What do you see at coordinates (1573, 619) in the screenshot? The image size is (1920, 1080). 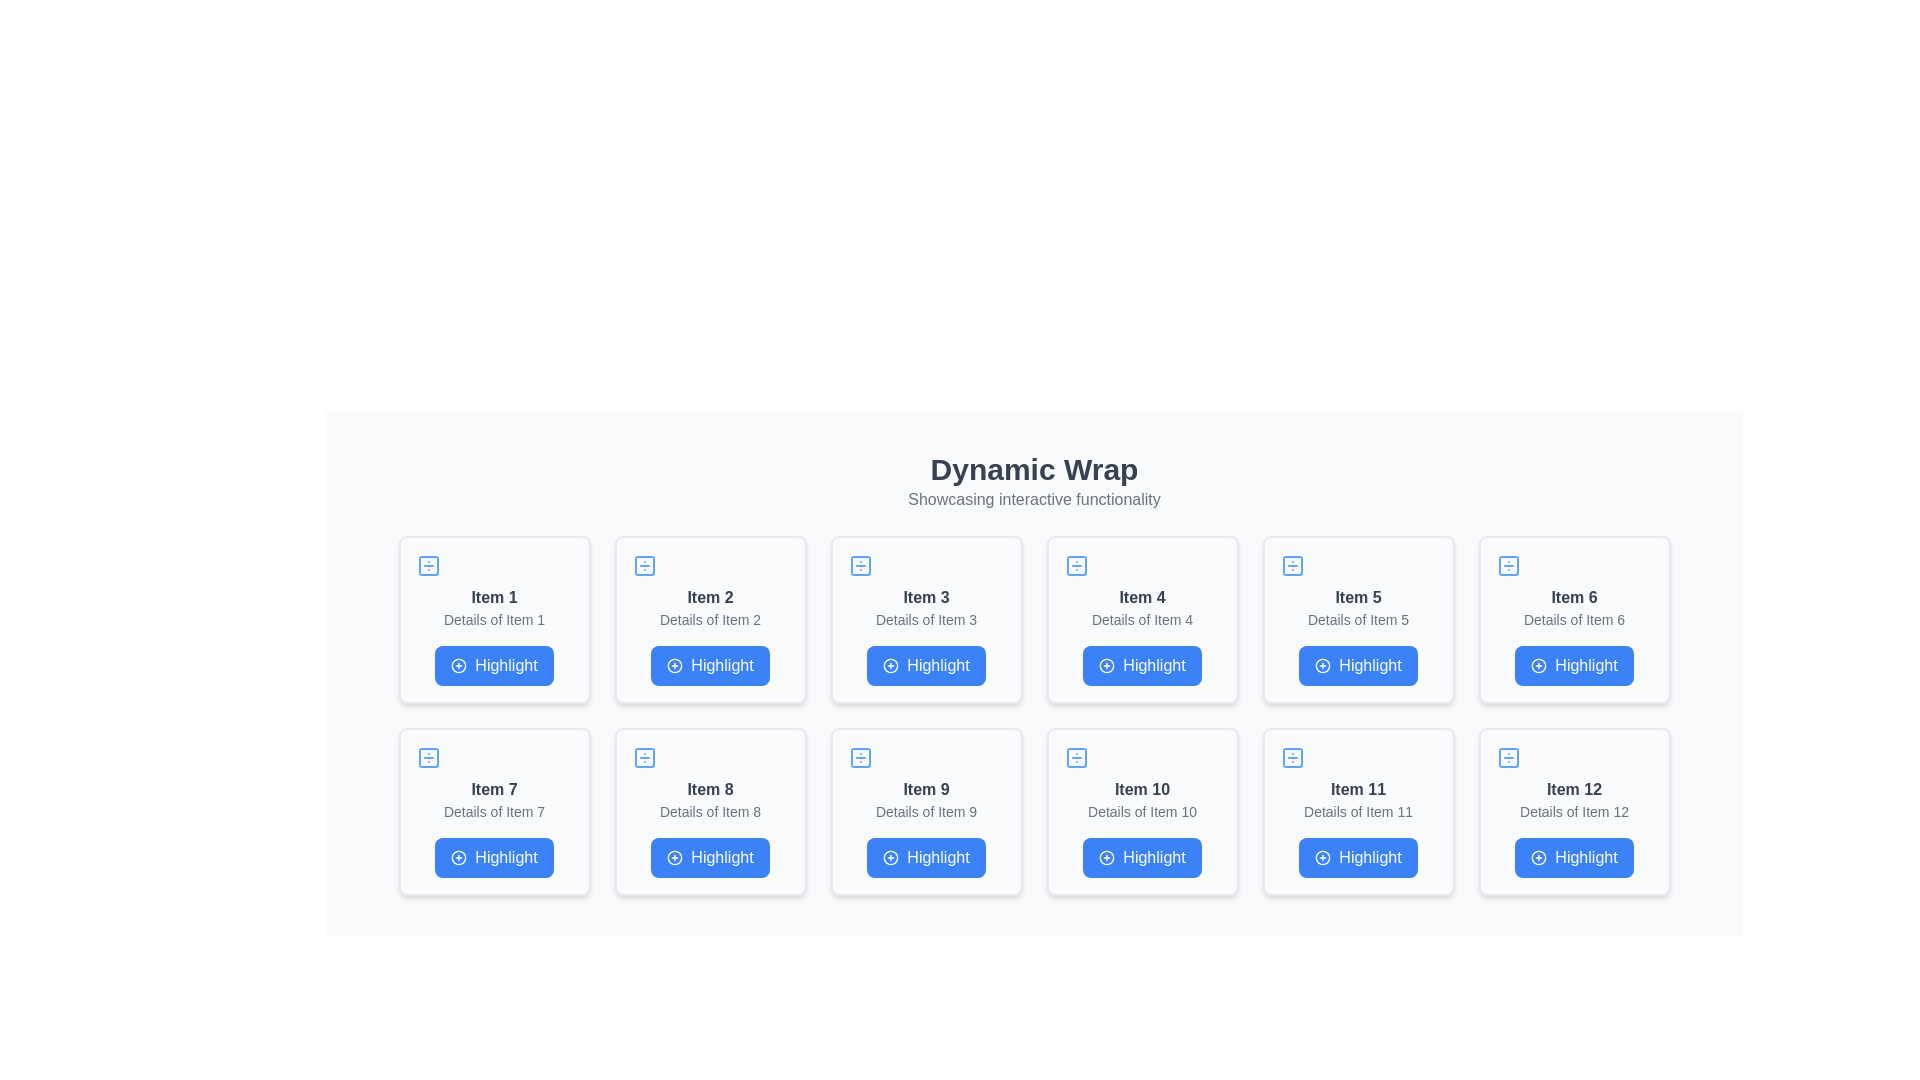 I see `title 'Item 6' and the details 'Details of Item 6' from the informational card with a blue button labeled 'Highlight' at the bottom` at bounding box center [1573, 619].